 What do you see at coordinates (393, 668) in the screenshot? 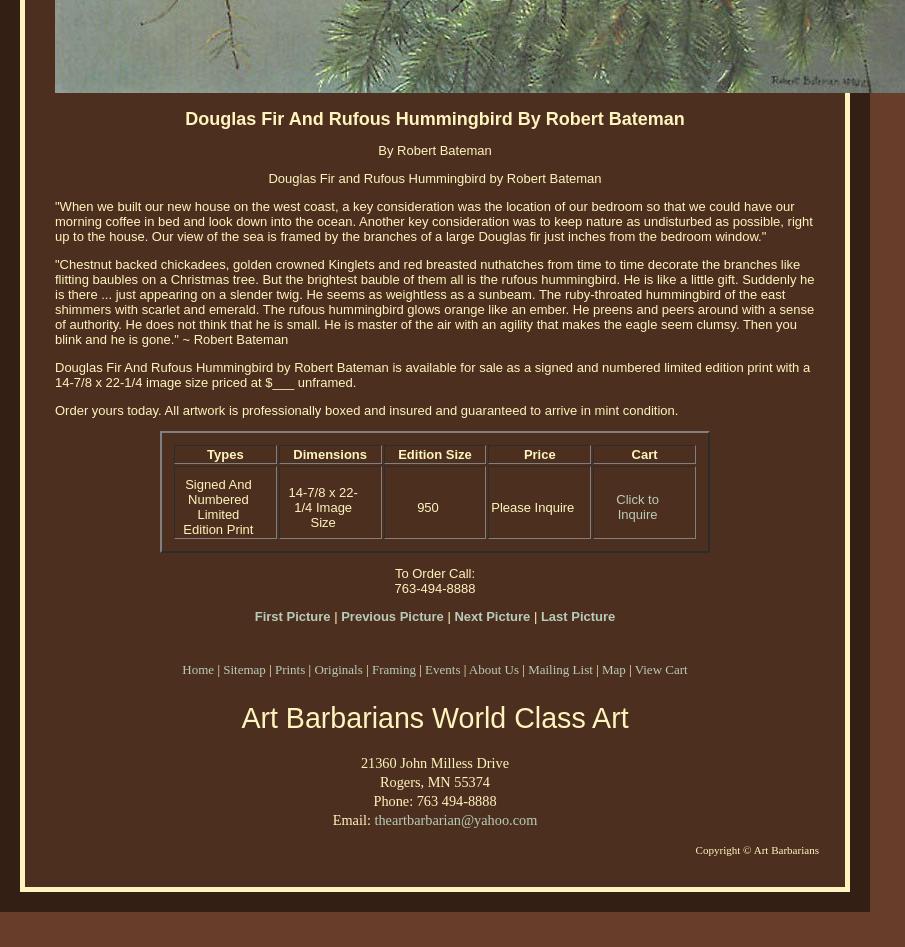
I see `'Framing'` at bounding box center [393, 668].